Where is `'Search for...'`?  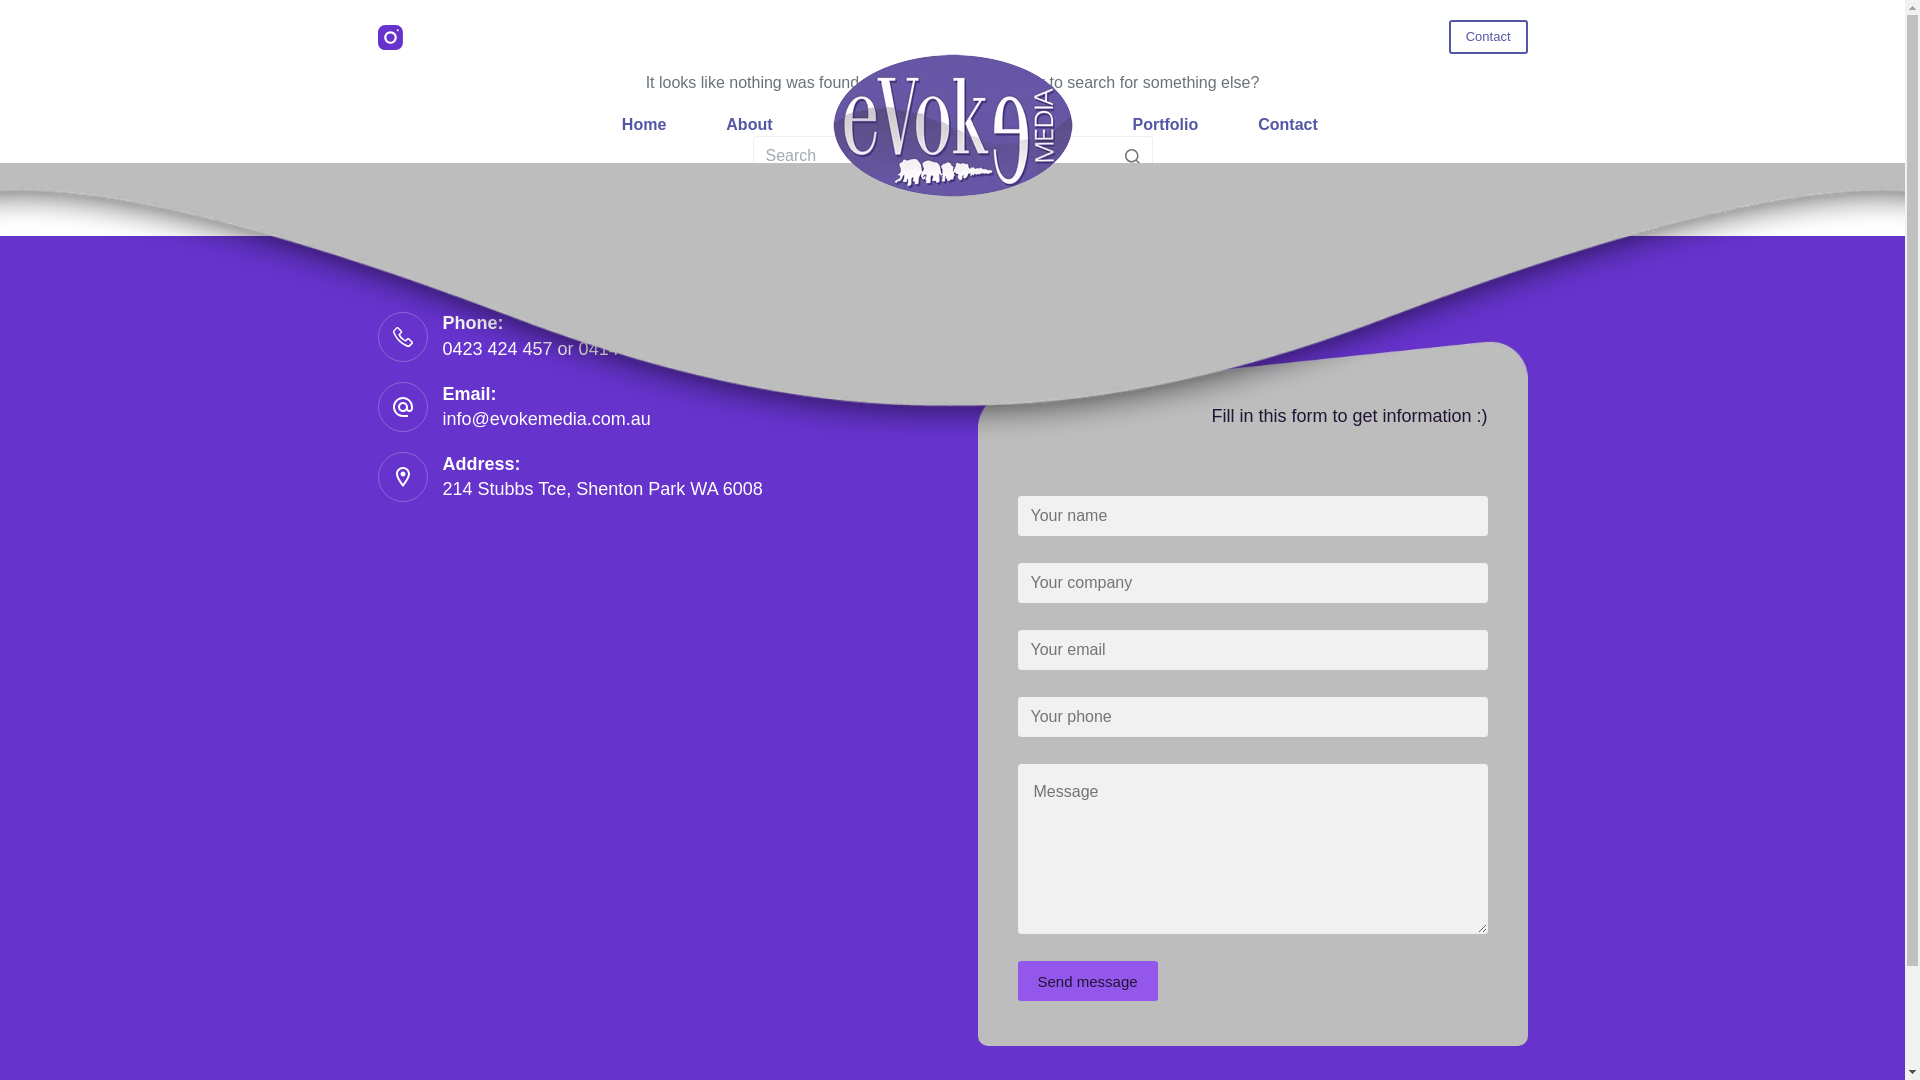
'Search for...' is located at coordinates (950, 154).